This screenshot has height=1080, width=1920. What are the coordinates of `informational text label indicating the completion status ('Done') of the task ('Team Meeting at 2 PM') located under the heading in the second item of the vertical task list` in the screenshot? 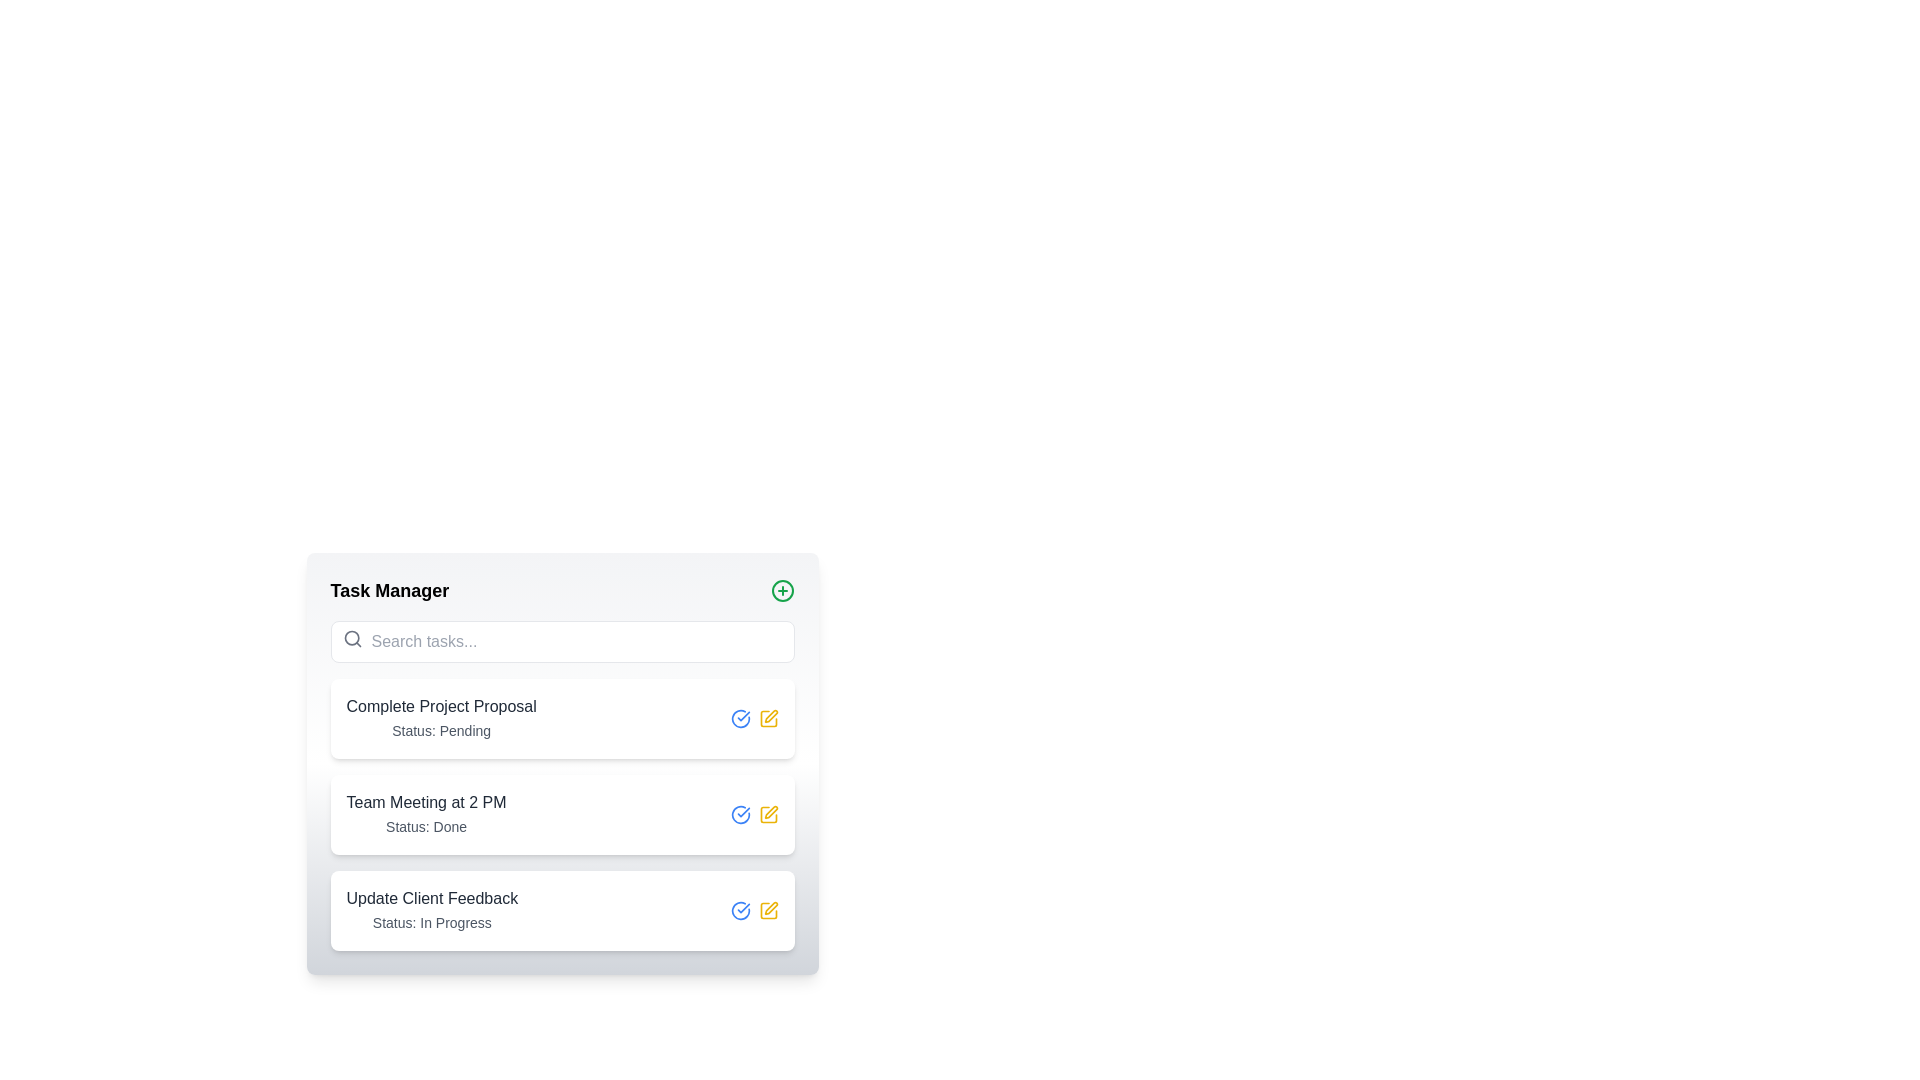 It's located at (425, 826).